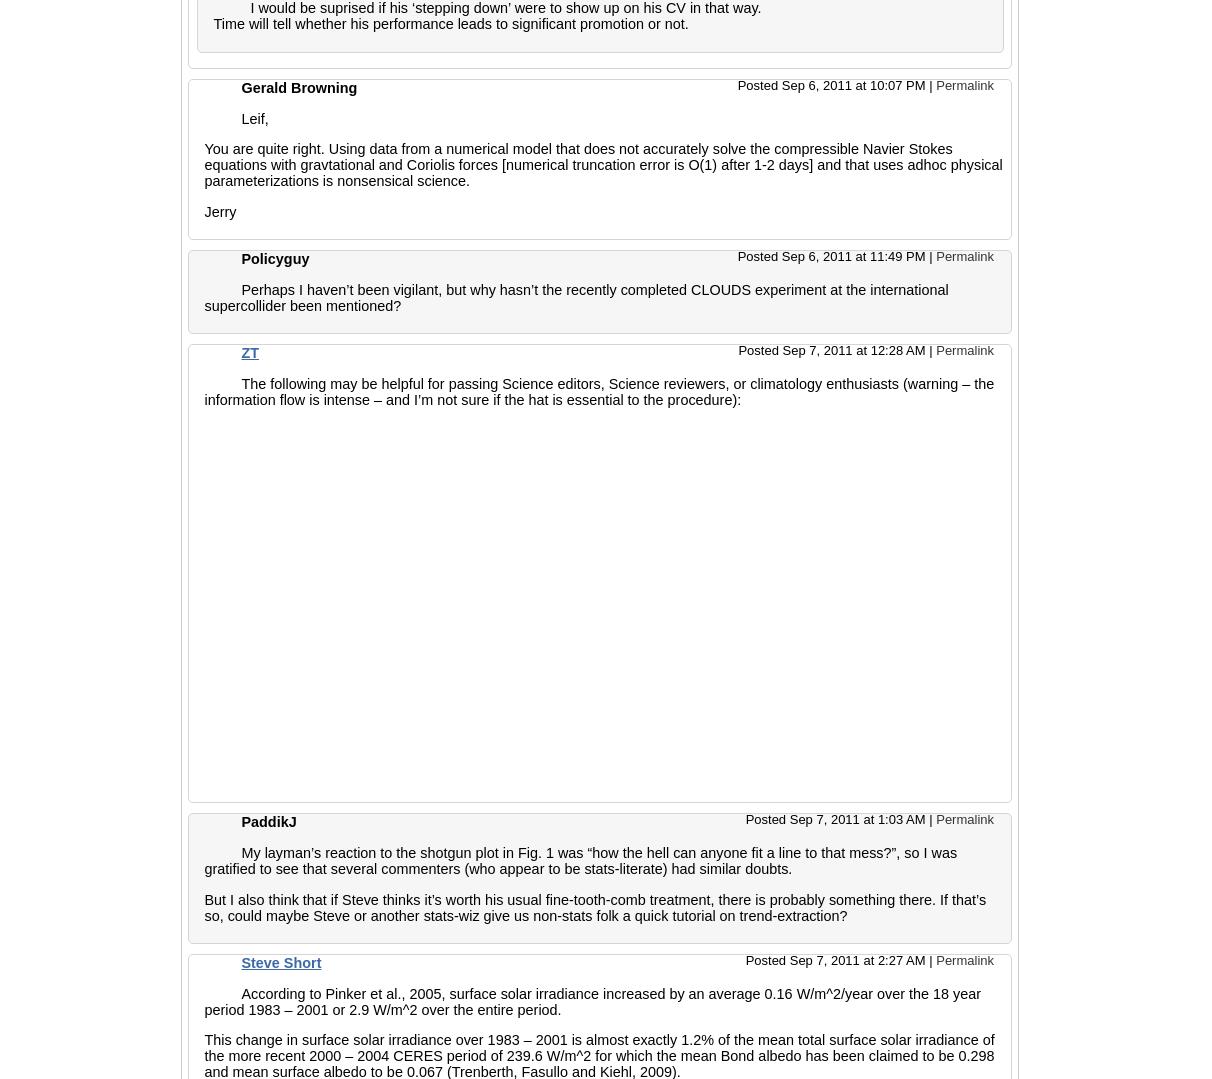  What do you see at coordinates (504, 7) in the screenshot?
I see `'I would be suprised if his ‘stepping down’ were to show up on his CV in that way.'` at bounding box center [504, 7].